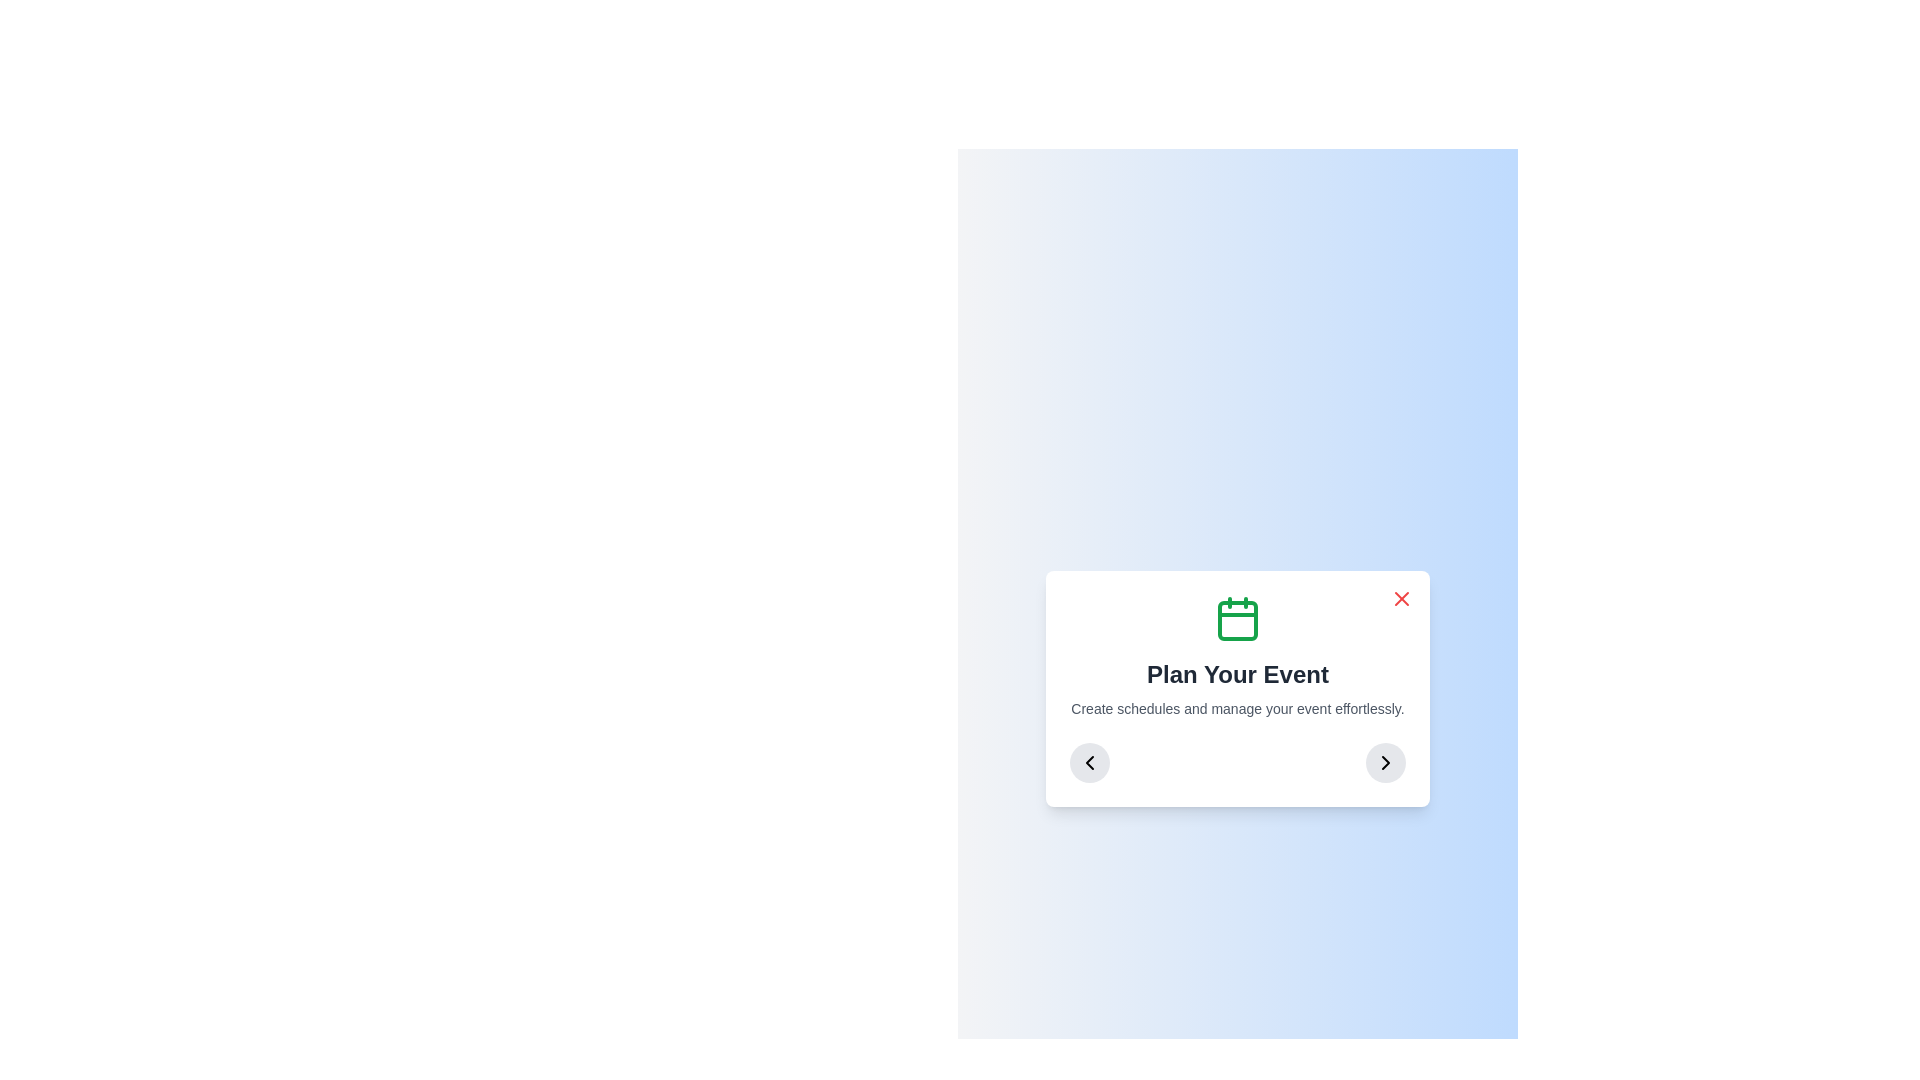 Image resolution: width=1920 pixels, height=1080 pixels. Describe the element at coordinates (1237, 708) in the screenshot. I see `the explanatory text element that provides additional information about the 'Plan Your Event' feature, positioned beneath the header 'Plan Your Event'` at that location.